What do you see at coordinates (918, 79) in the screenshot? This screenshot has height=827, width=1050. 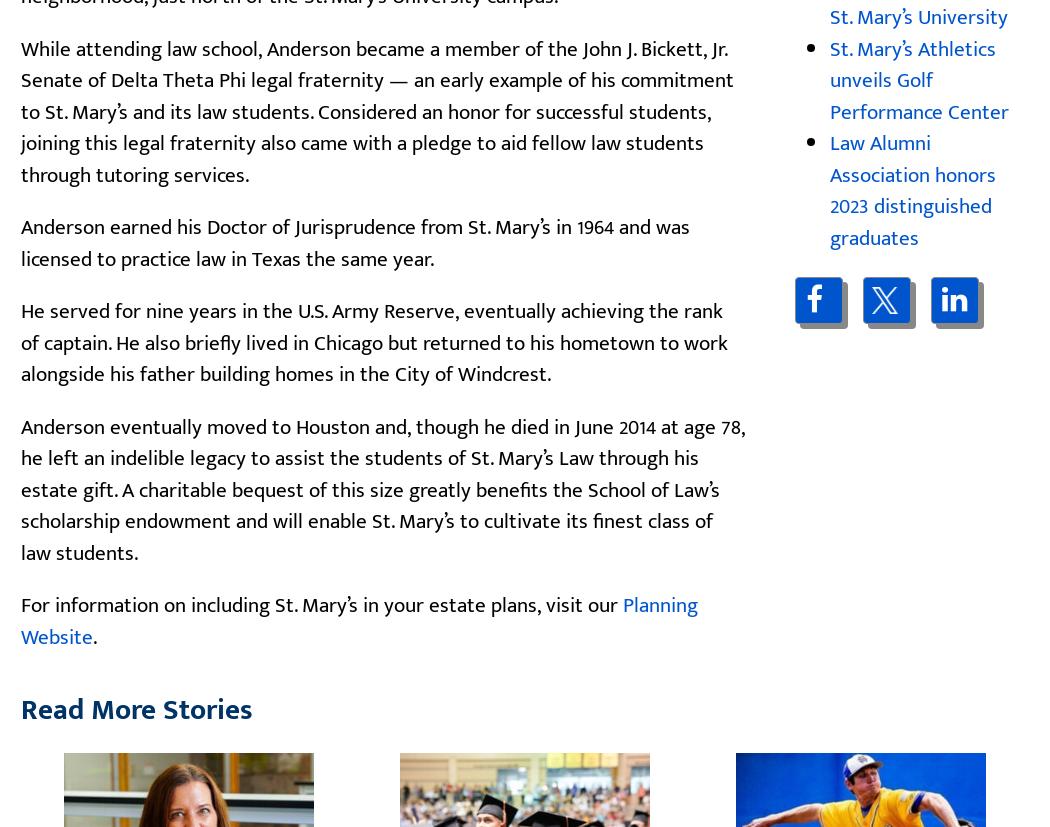 I see `'St. Mary’s Athletics unveils Golf Performance Center'` at bounding box center [918, 79].